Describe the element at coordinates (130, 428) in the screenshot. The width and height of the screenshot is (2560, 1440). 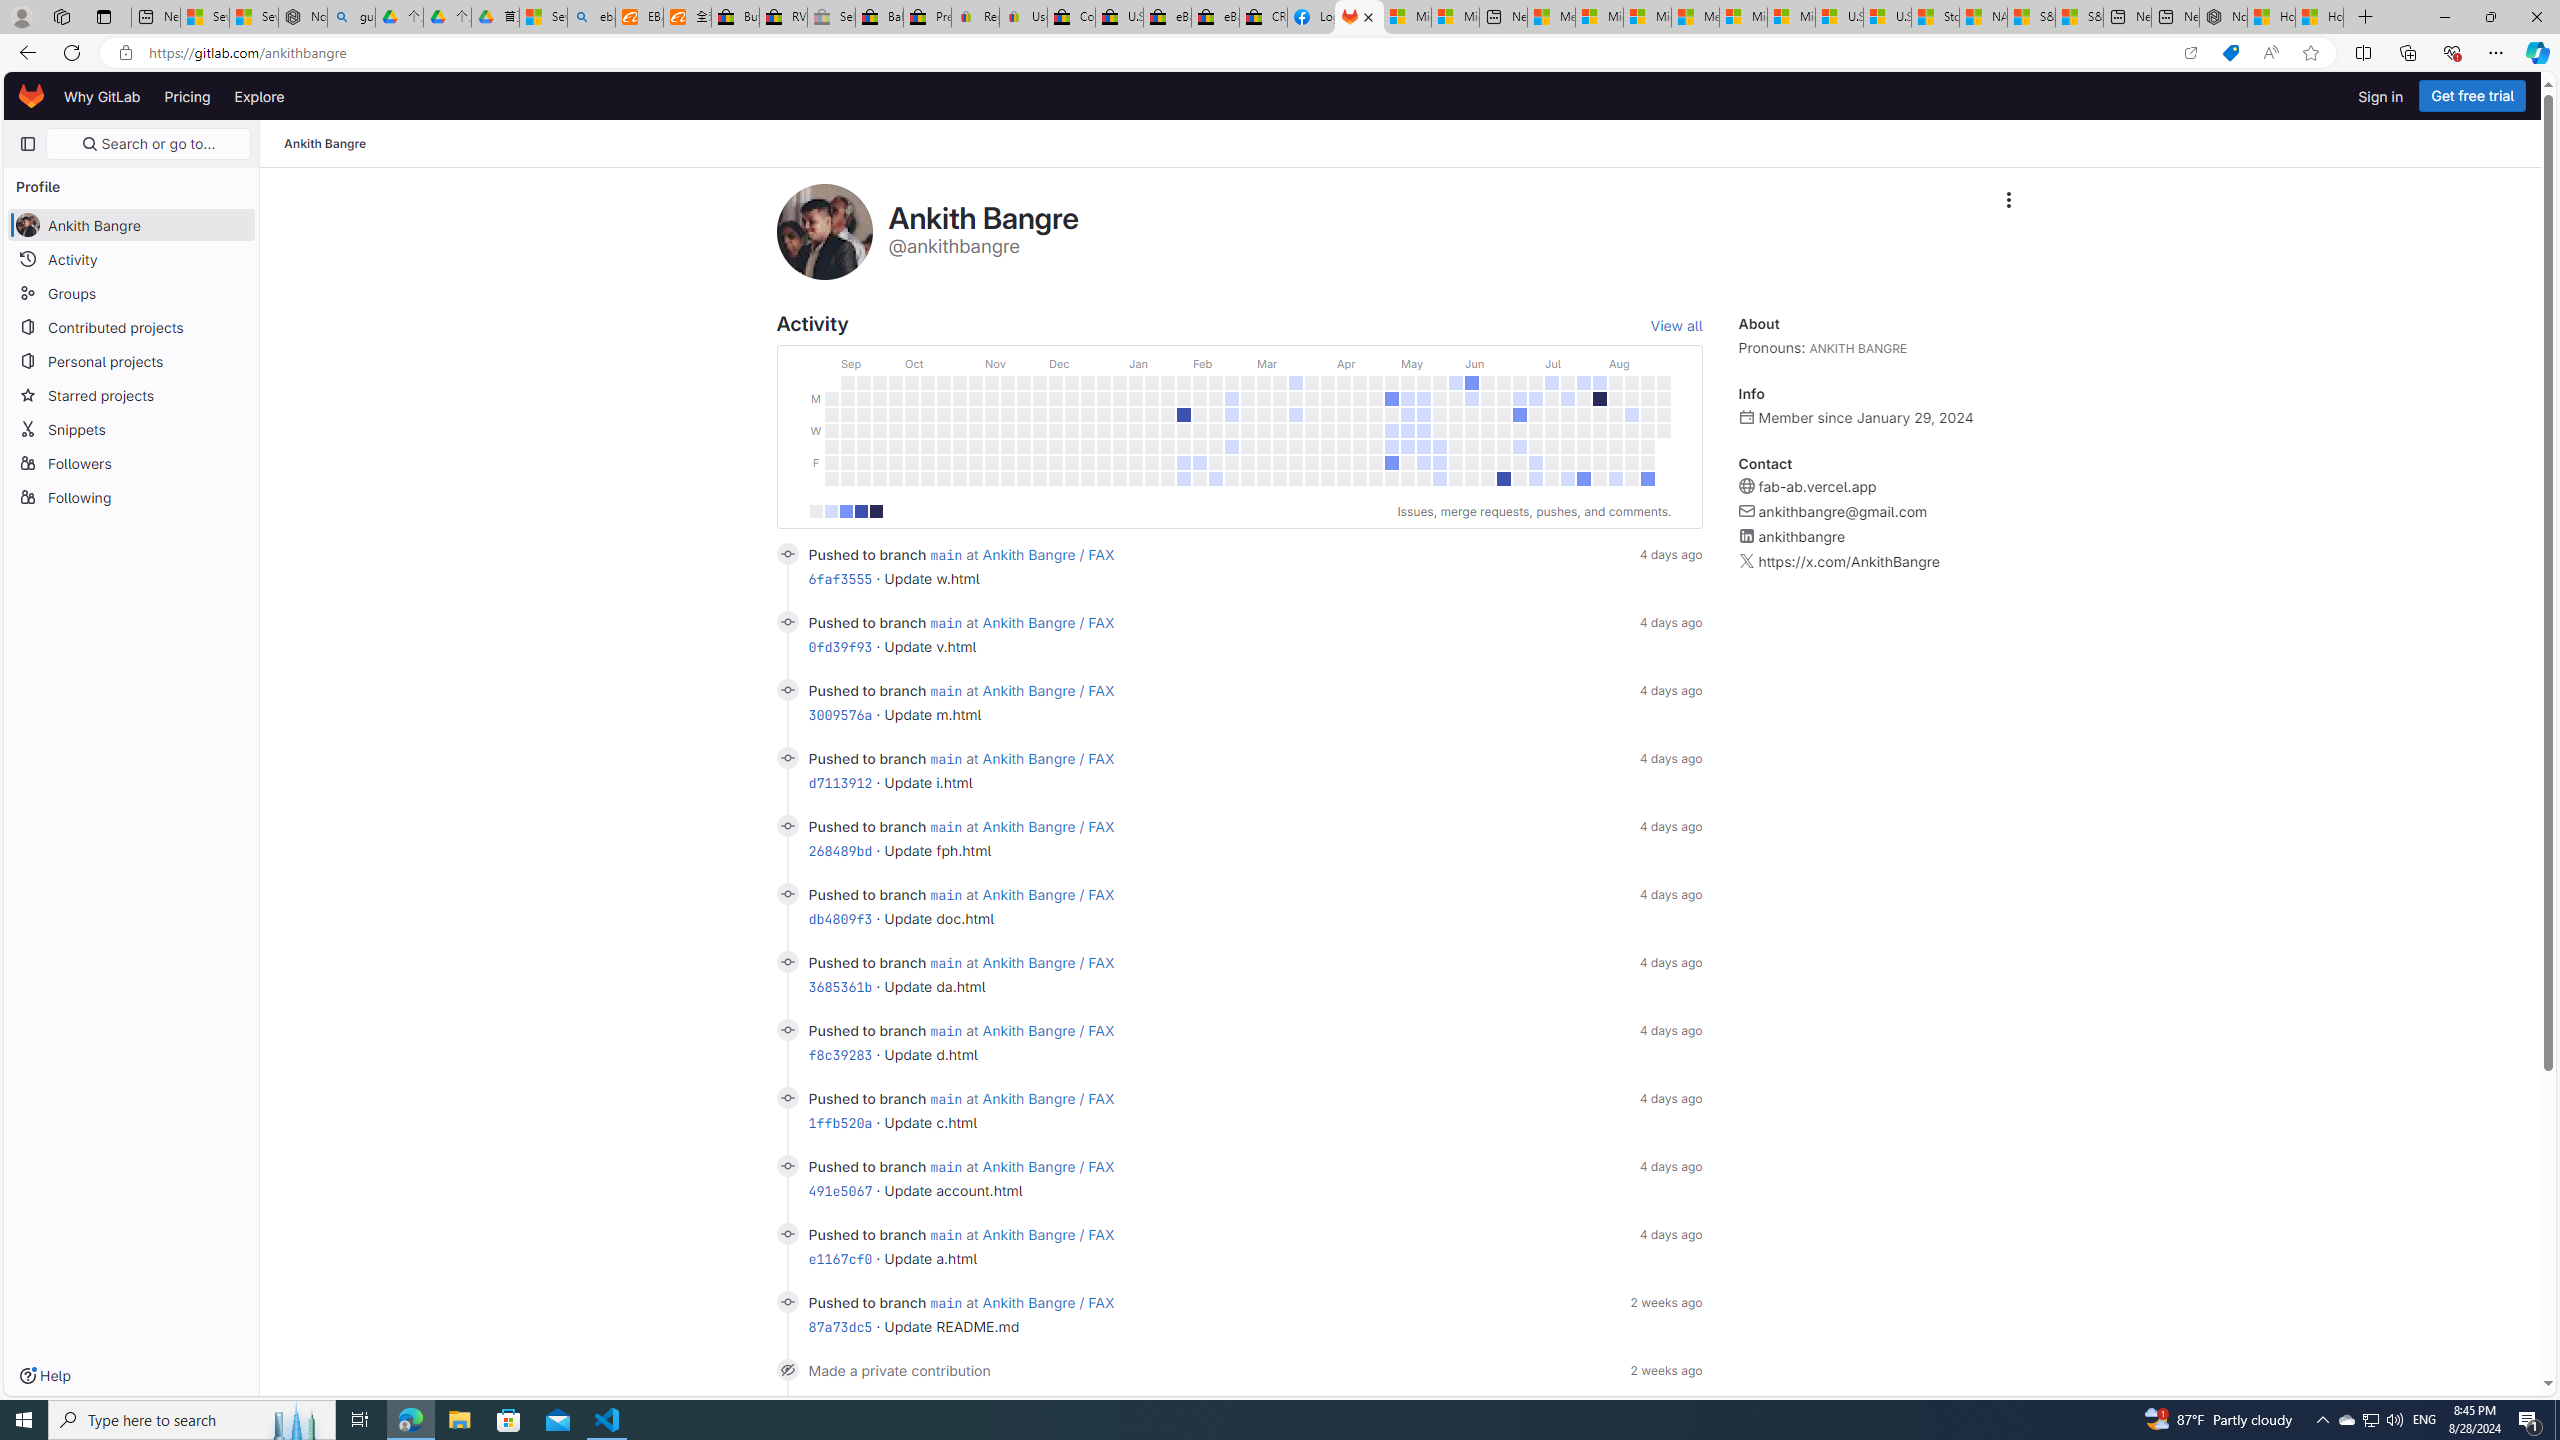
I see `'Snippets'` at that location.